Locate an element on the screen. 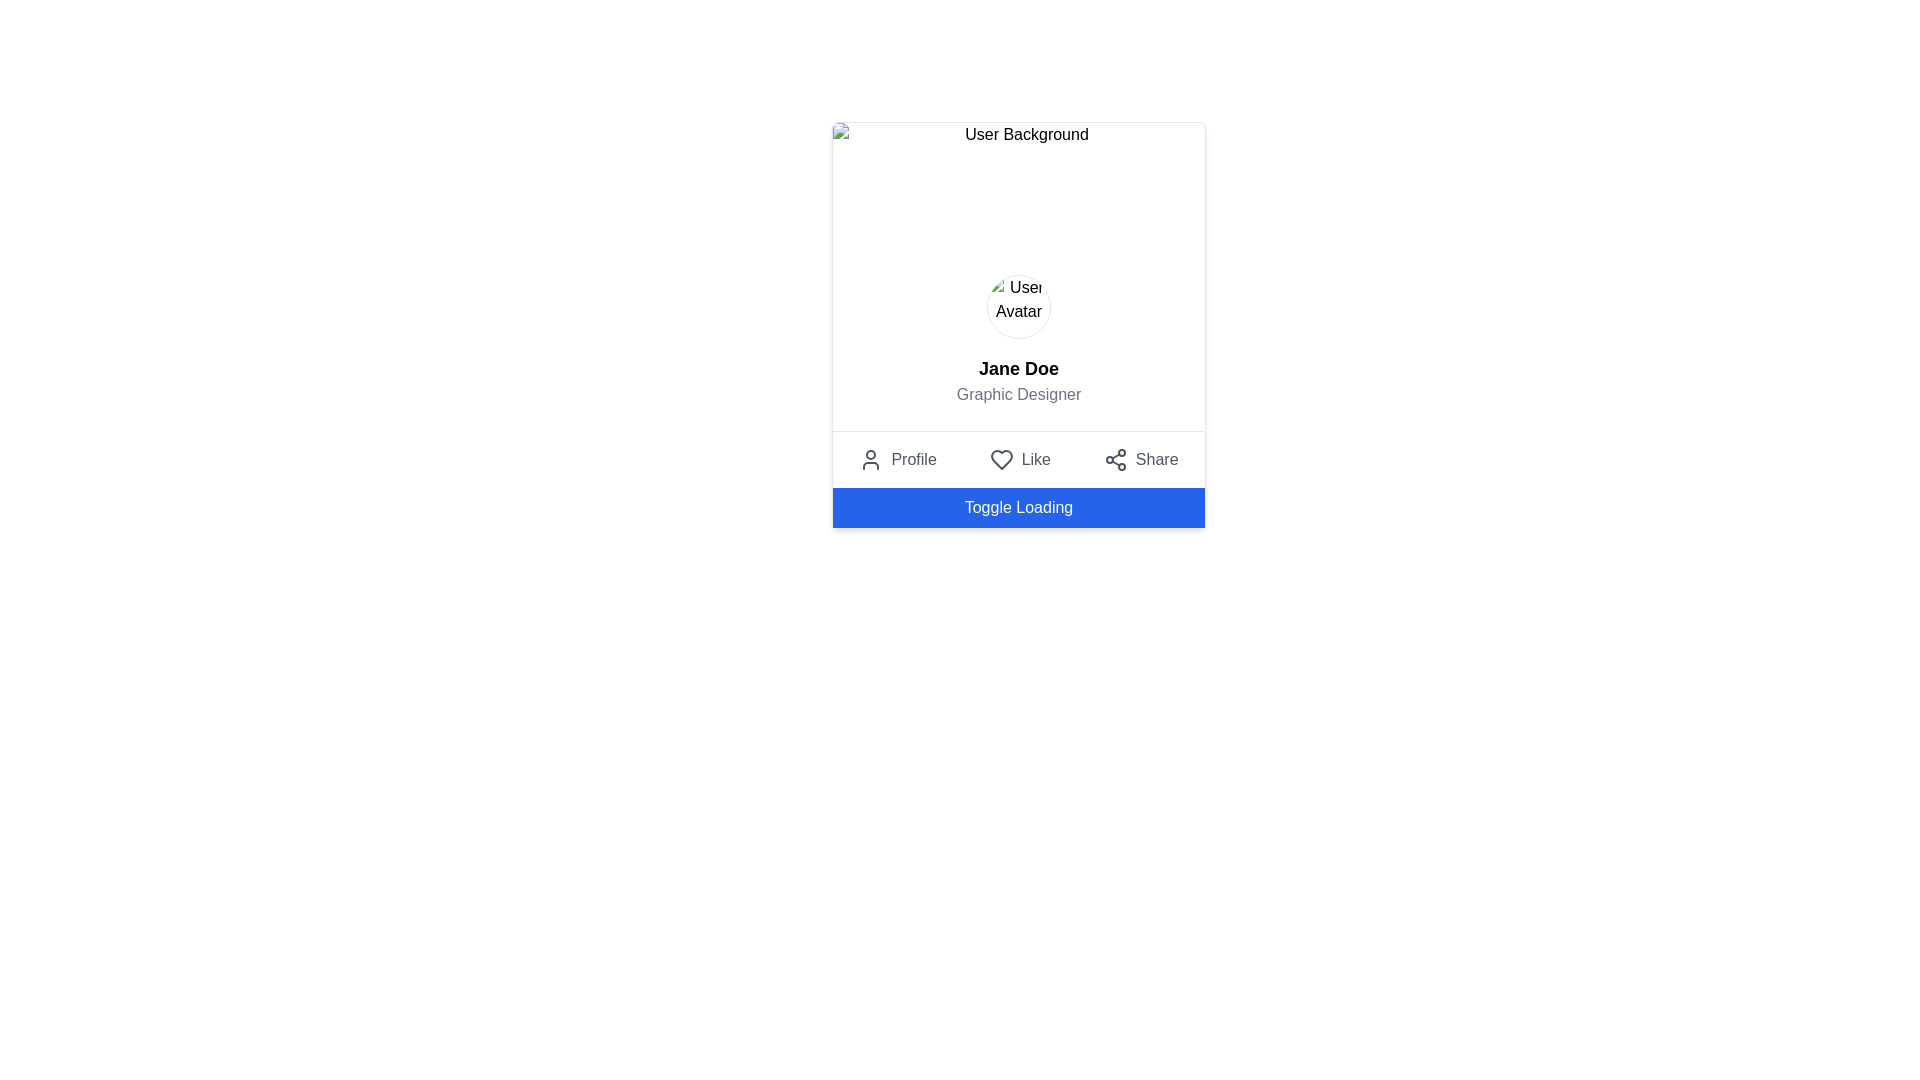 The height and width of the screenshot is (1080, 1920). the non-interactive informational text label displaying 'Graphic Designer', located directly beneath 'Jane Doe' in the content card layout is located at coordinates (1018, 394).